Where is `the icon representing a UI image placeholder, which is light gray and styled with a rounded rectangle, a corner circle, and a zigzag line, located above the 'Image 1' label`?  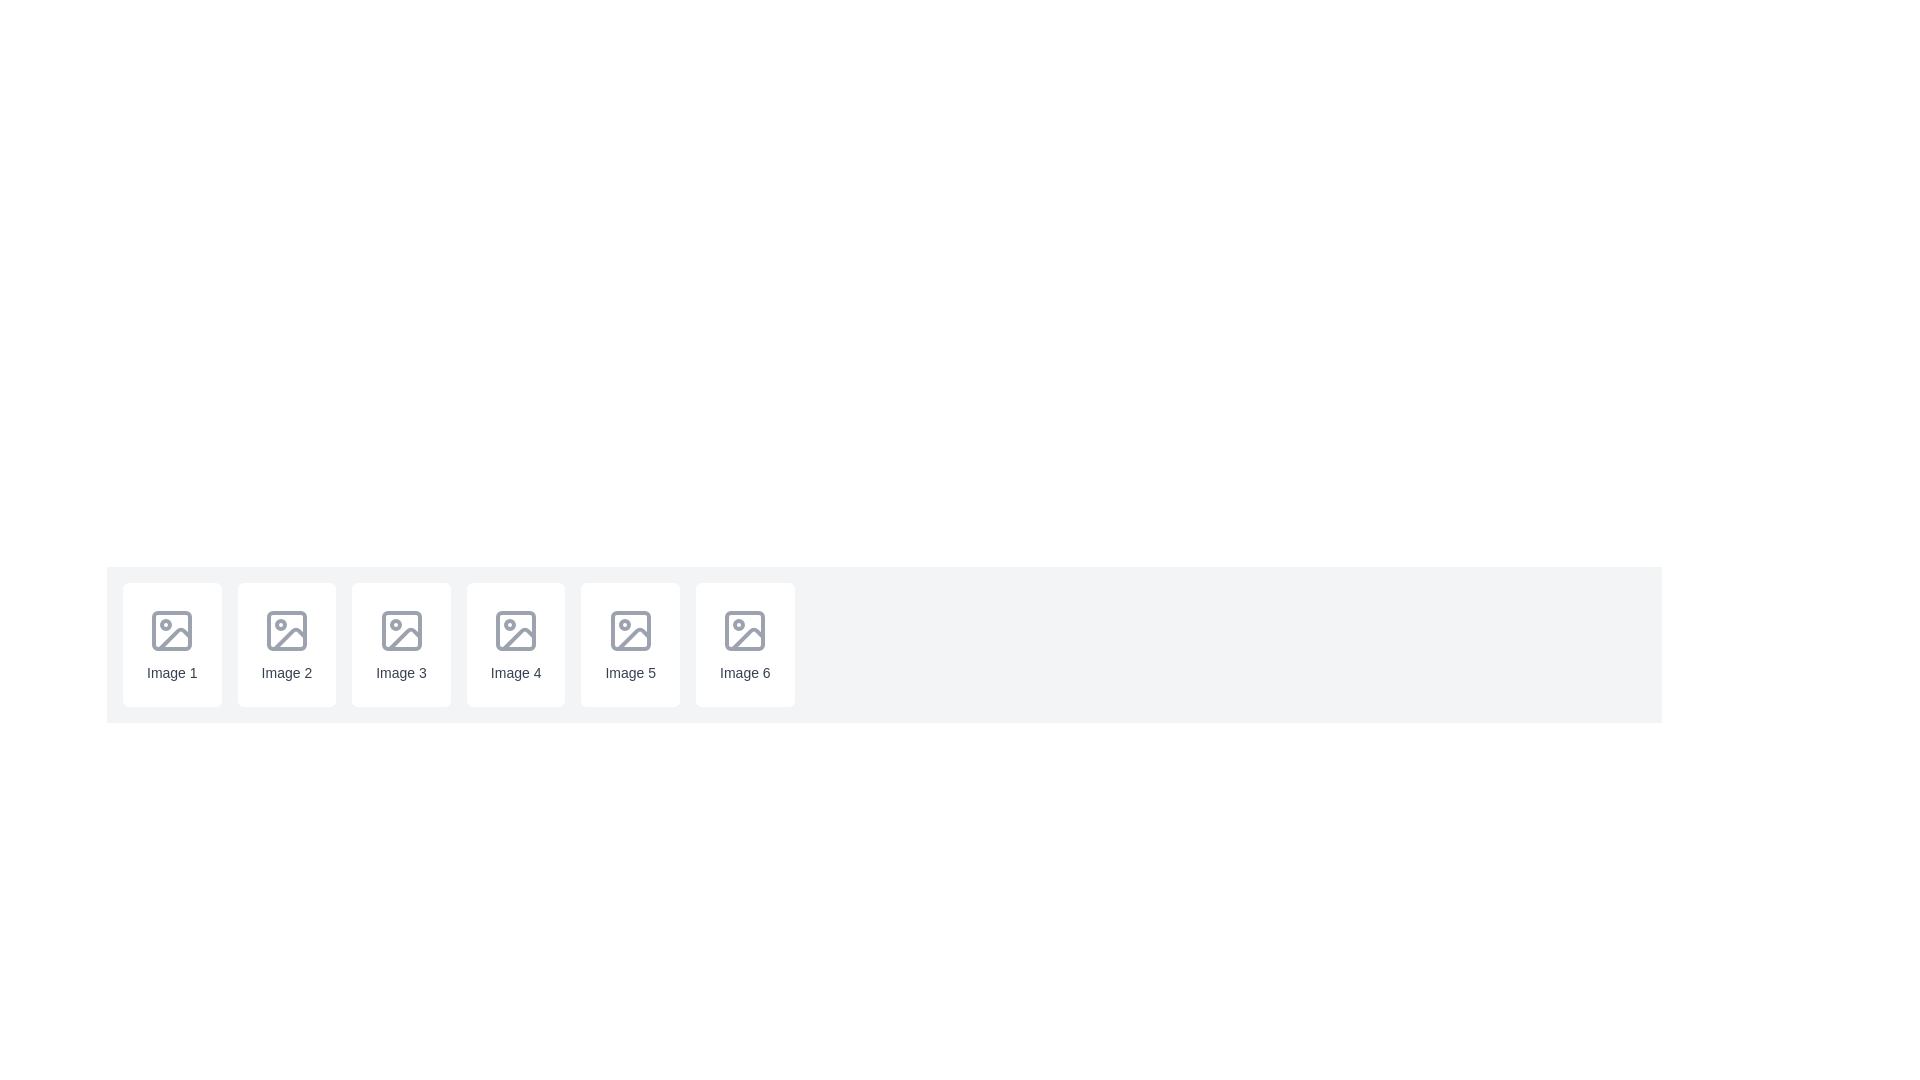 the icon representing a UI image placeholder, which is light gray and styled with a rounded rectangle, a corner circle, and a zigzag line, located above the 'Image 1' label is located at coordinates (172, 631).